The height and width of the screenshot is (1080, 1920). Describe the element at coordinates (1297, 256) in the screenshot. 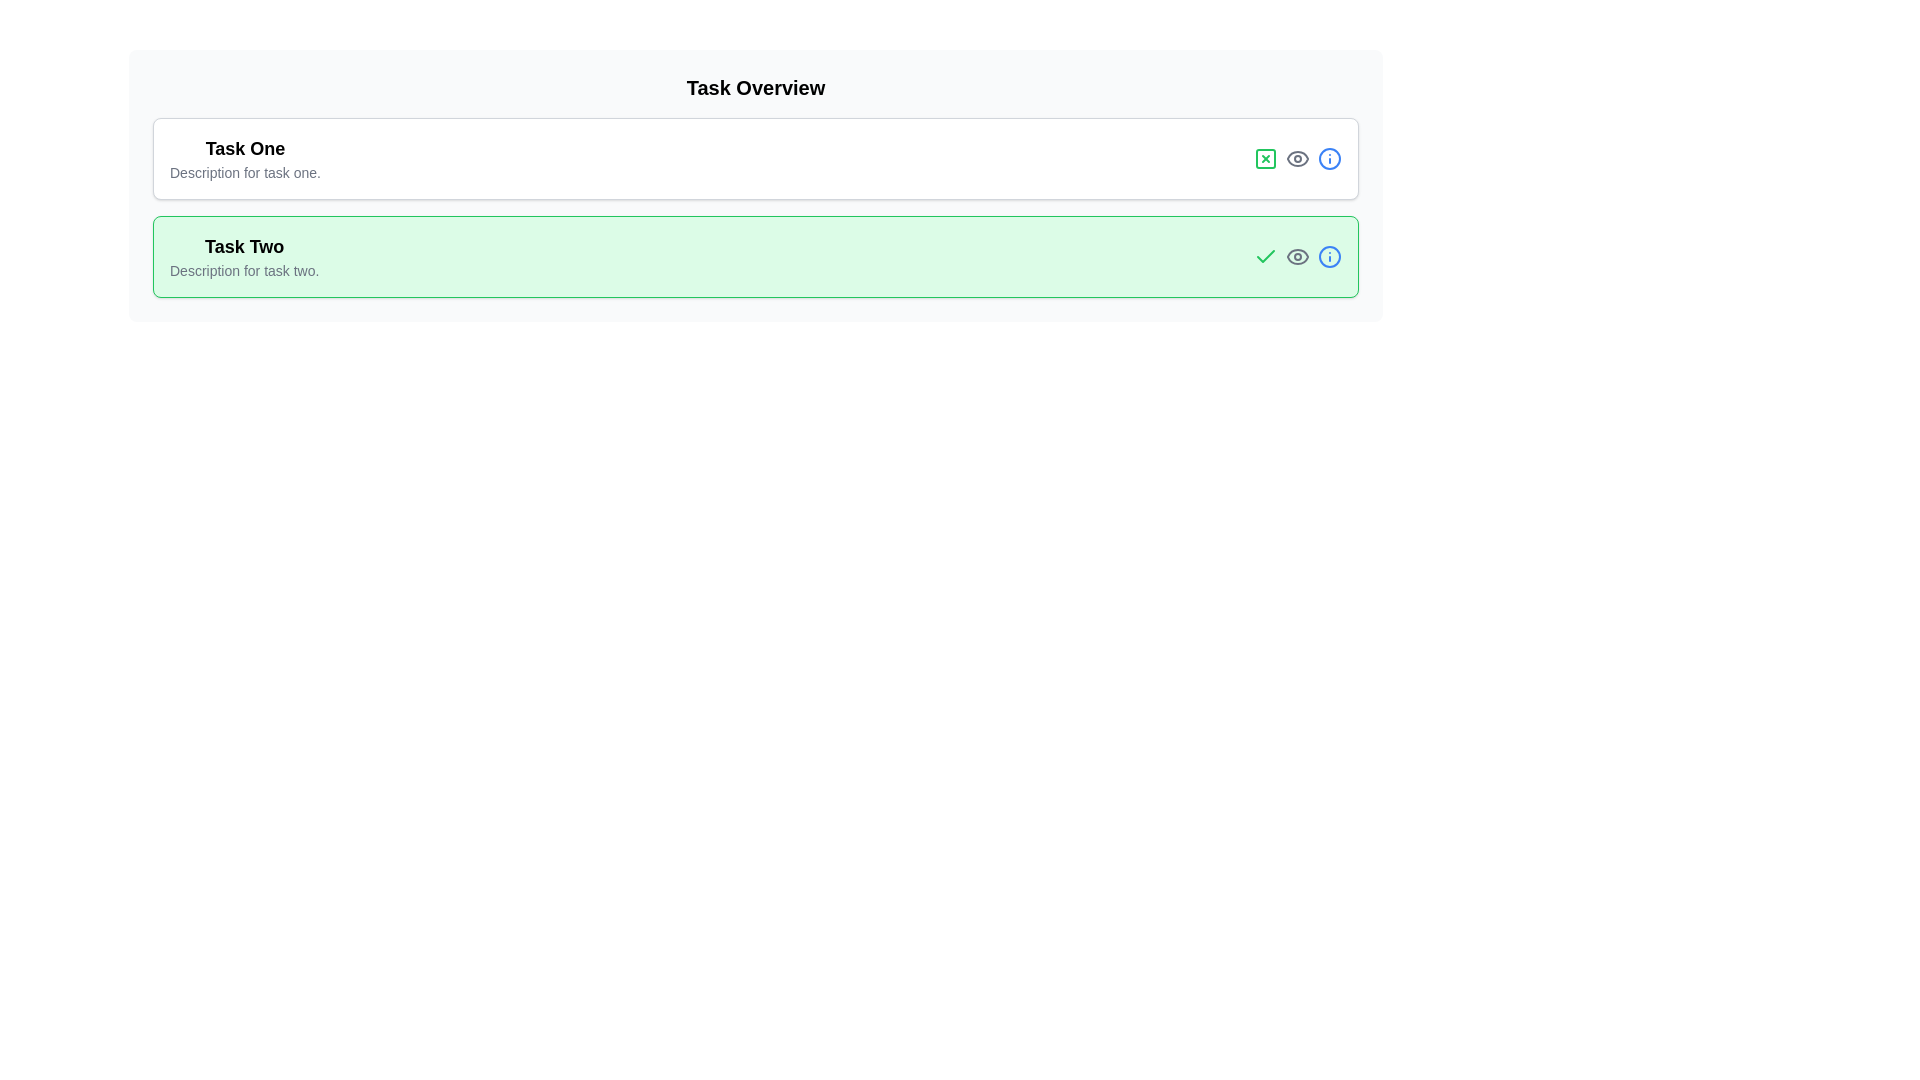

I see `the Icon button that serves as a toggle for visibility settings, located between a green check mark and a blue 'info' icon` at that location.